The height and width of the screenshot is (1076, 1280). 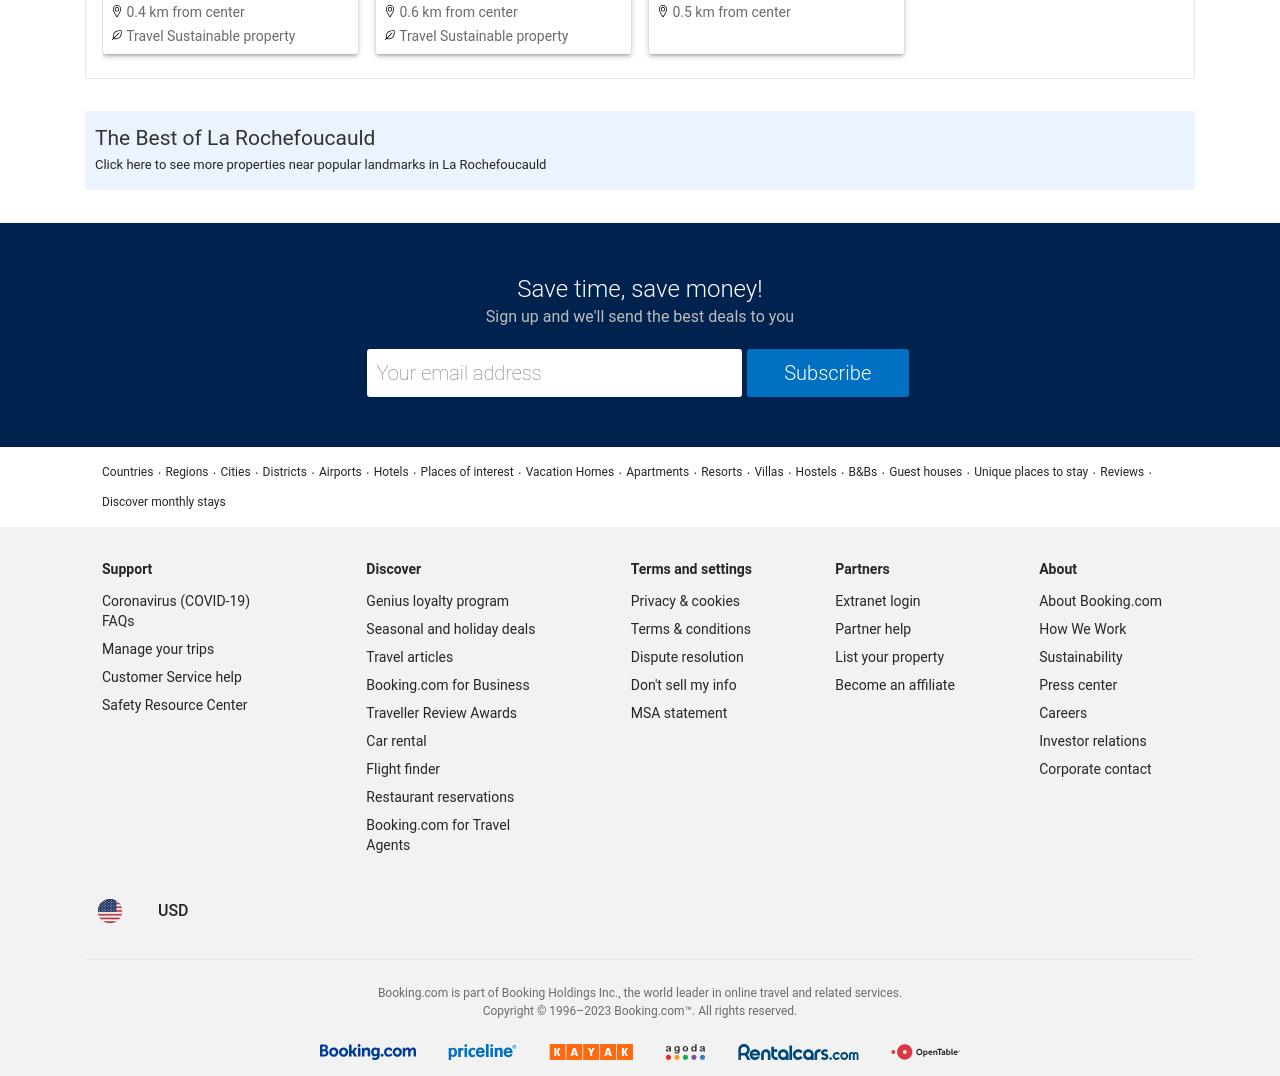 I want to click on 'Don't sell my info', so click(x=629, y=684).